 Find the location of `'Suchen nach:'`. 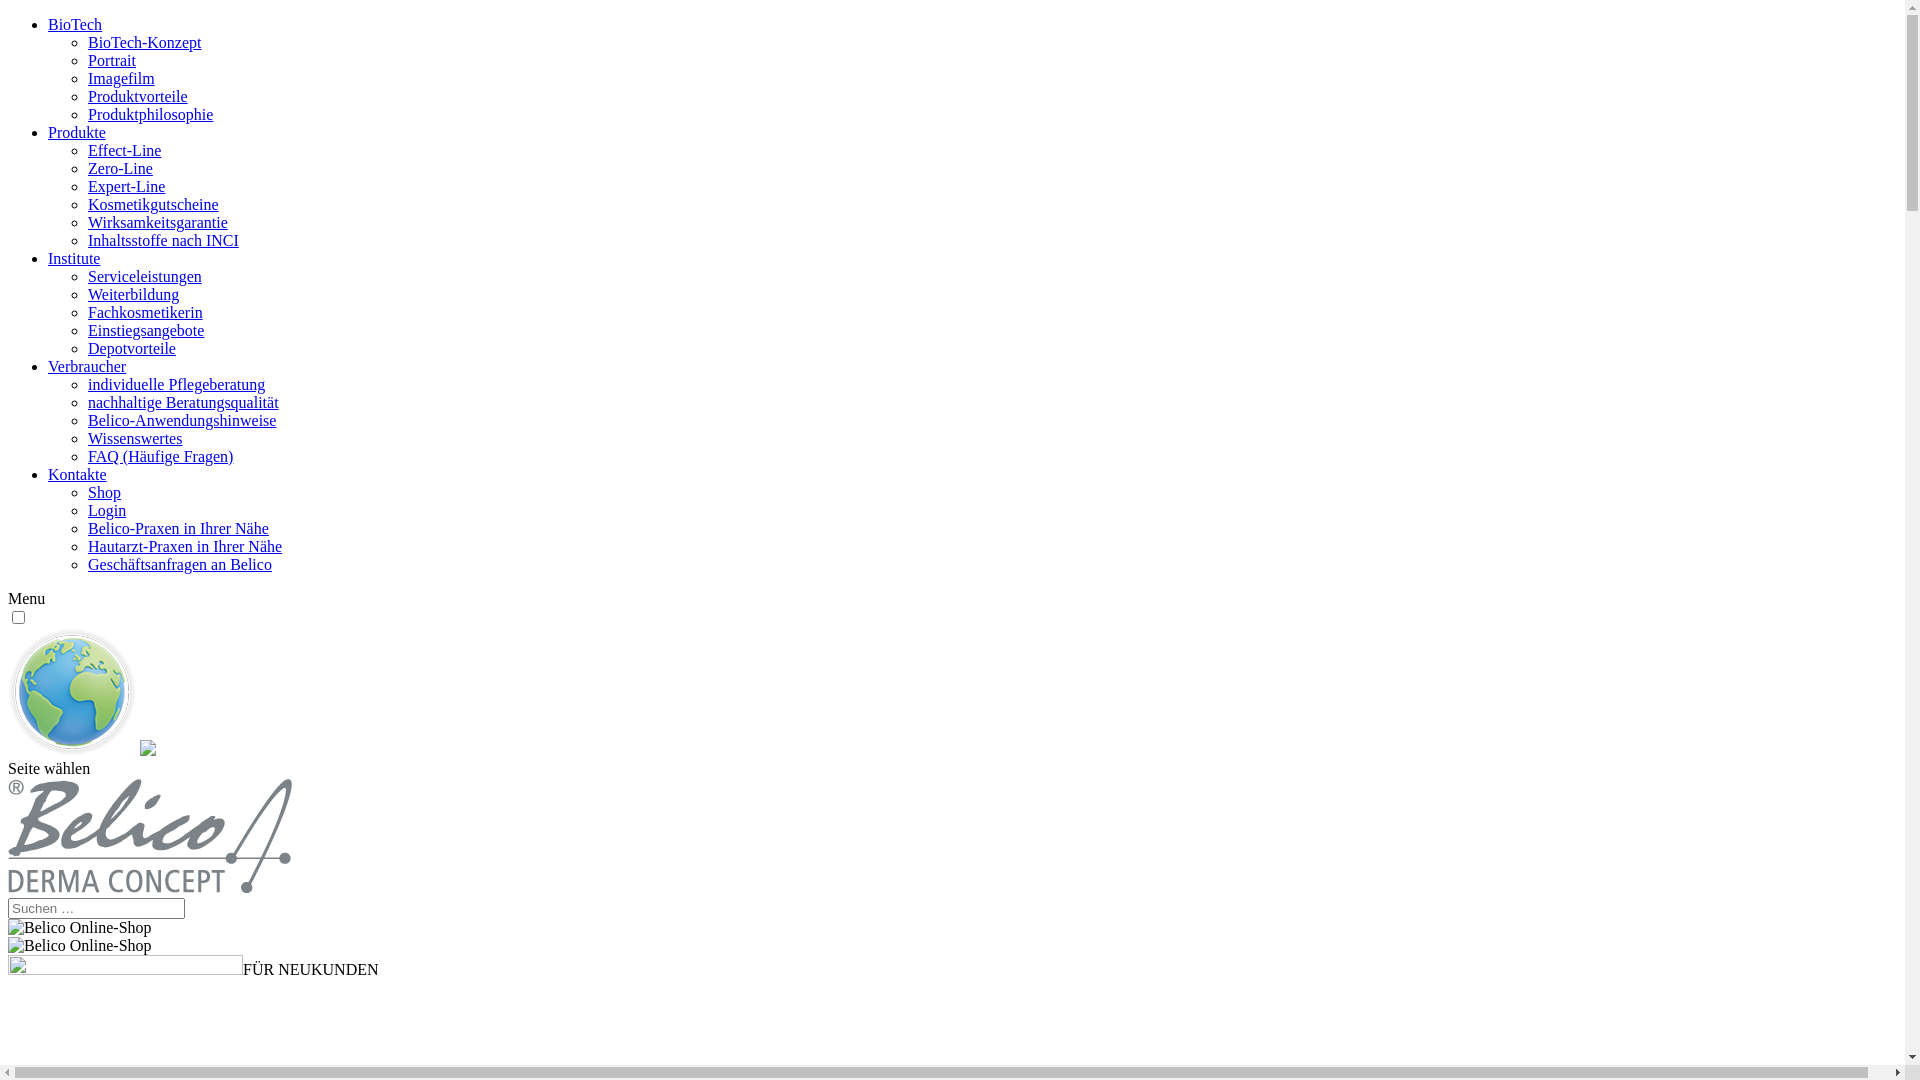

'Suchen nach:' is located at coordinates (95, 908).